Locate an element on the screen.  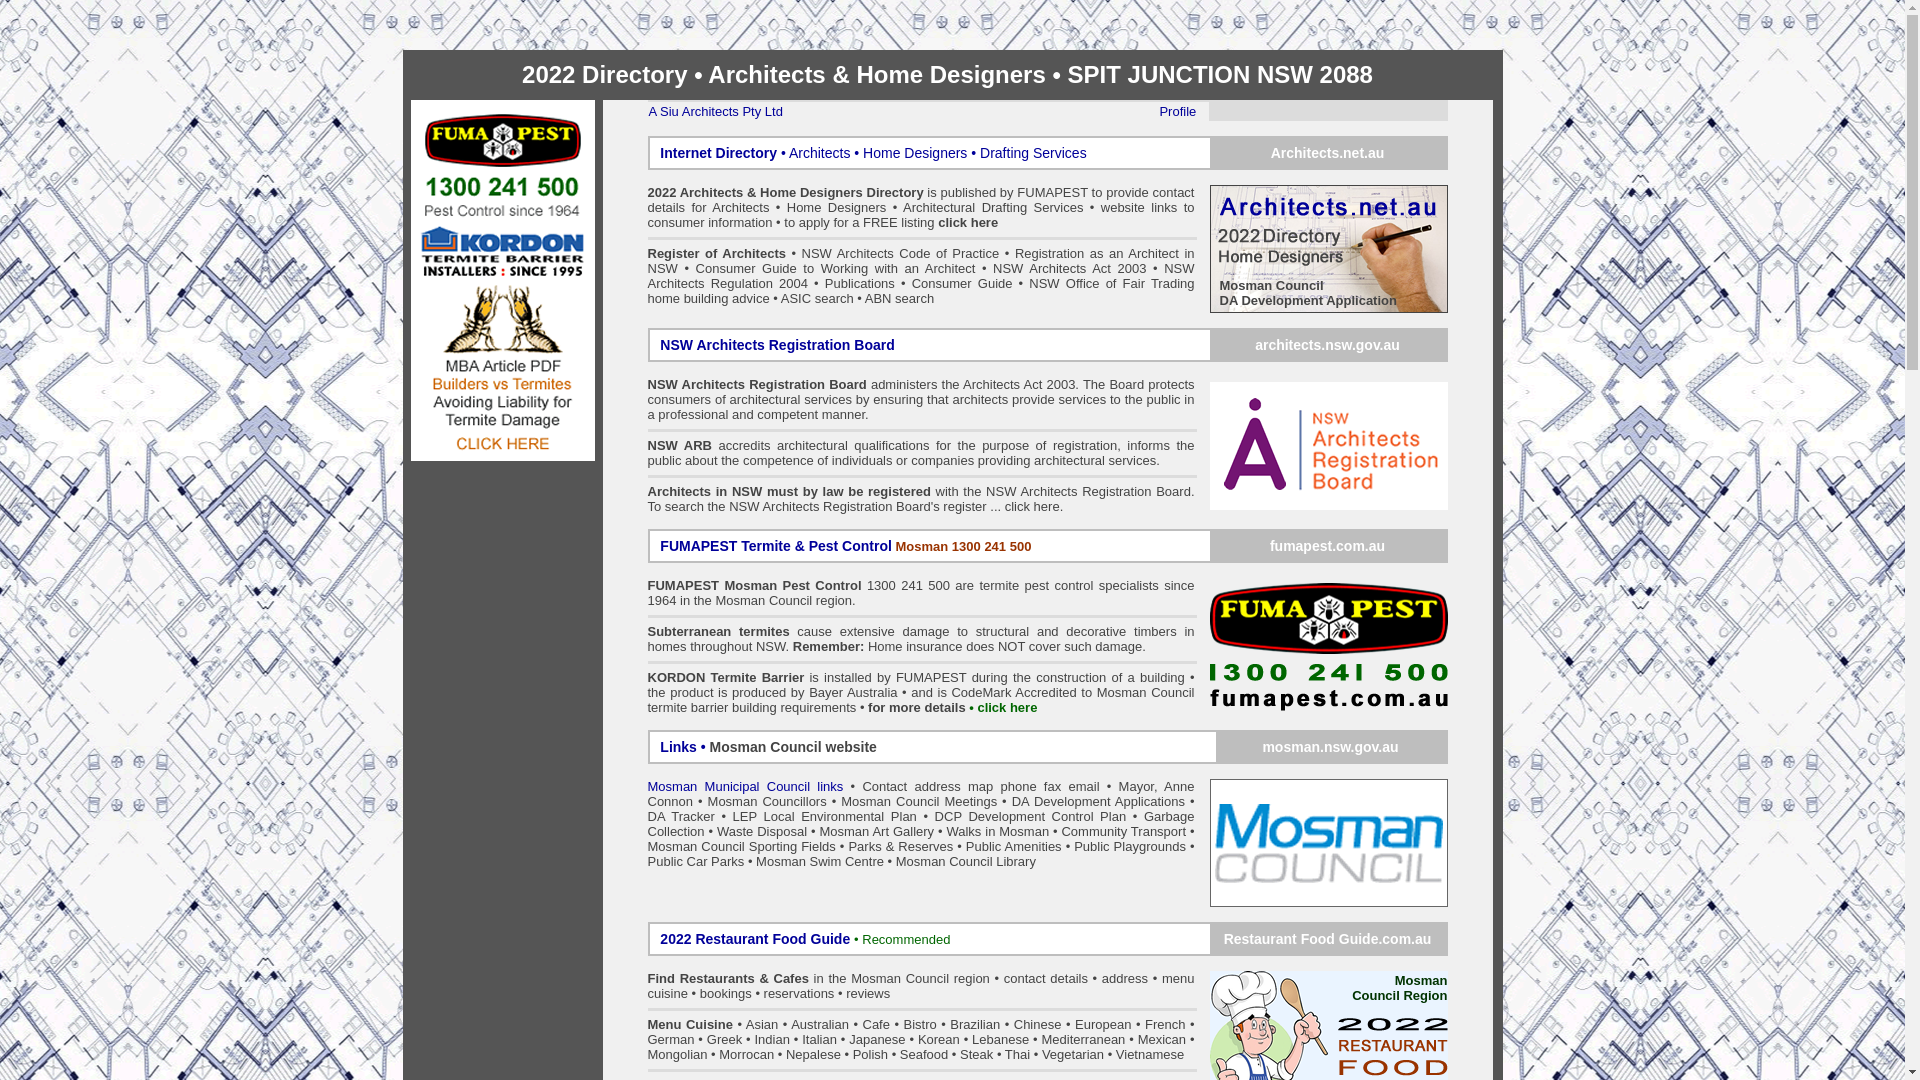
'DA Tracker' is located at coordinates (681, 816).